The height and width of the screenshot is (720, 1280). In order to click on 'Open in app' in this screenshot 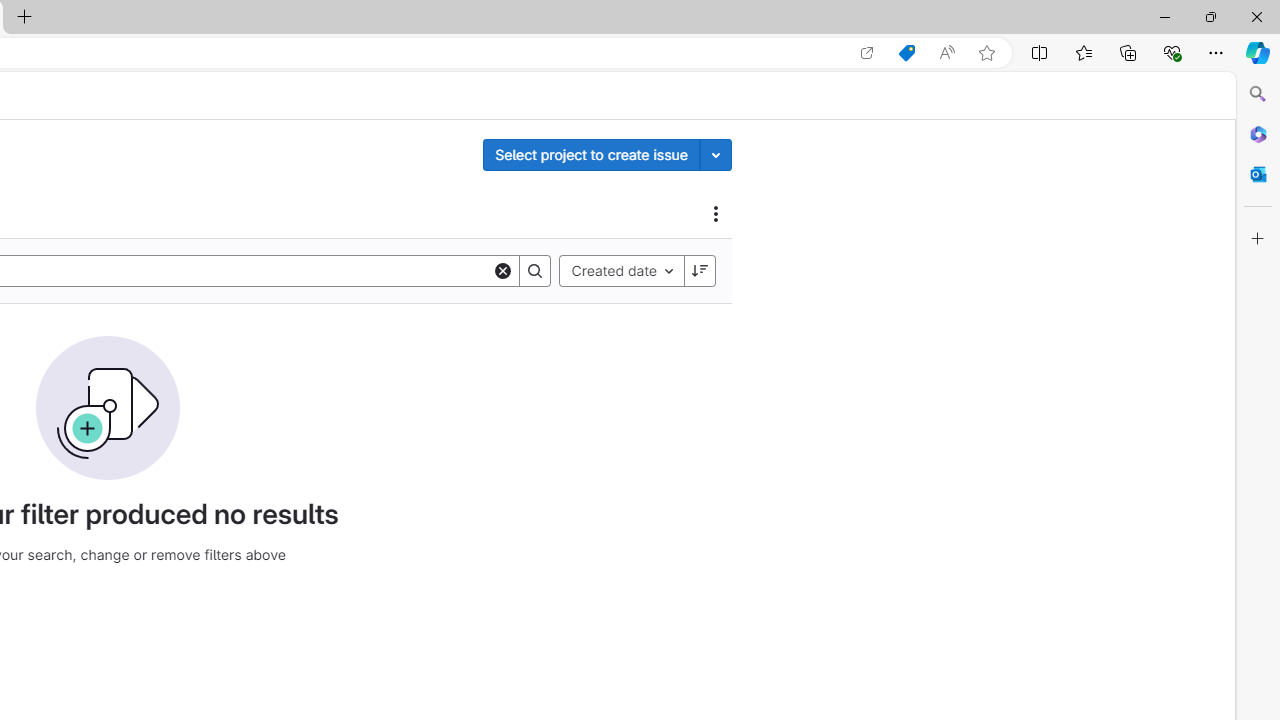, I will do `click(867, 52)`.